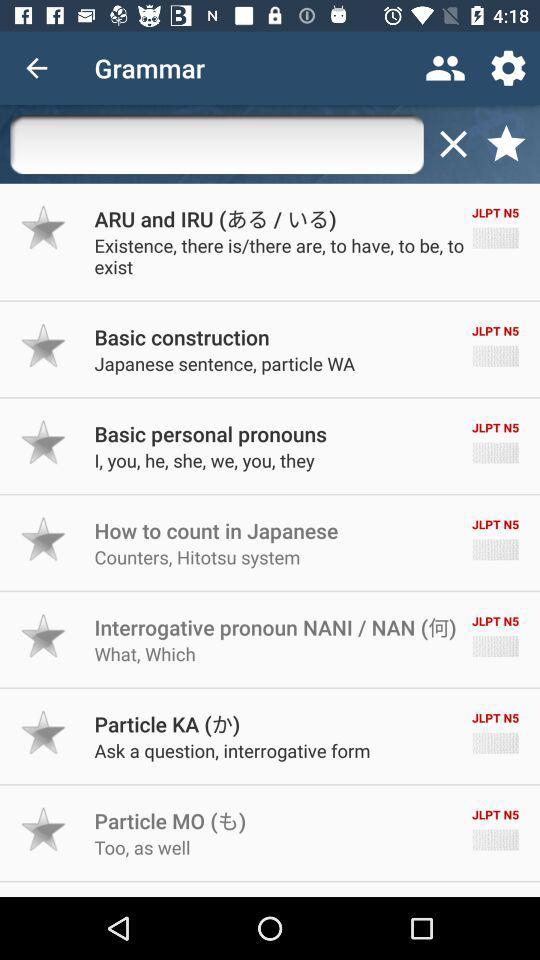 The width and height of the screenshot is (540, 960). Describe the element at coordinates (44, 345) in the screenshot. I see `as favorite` at that location.